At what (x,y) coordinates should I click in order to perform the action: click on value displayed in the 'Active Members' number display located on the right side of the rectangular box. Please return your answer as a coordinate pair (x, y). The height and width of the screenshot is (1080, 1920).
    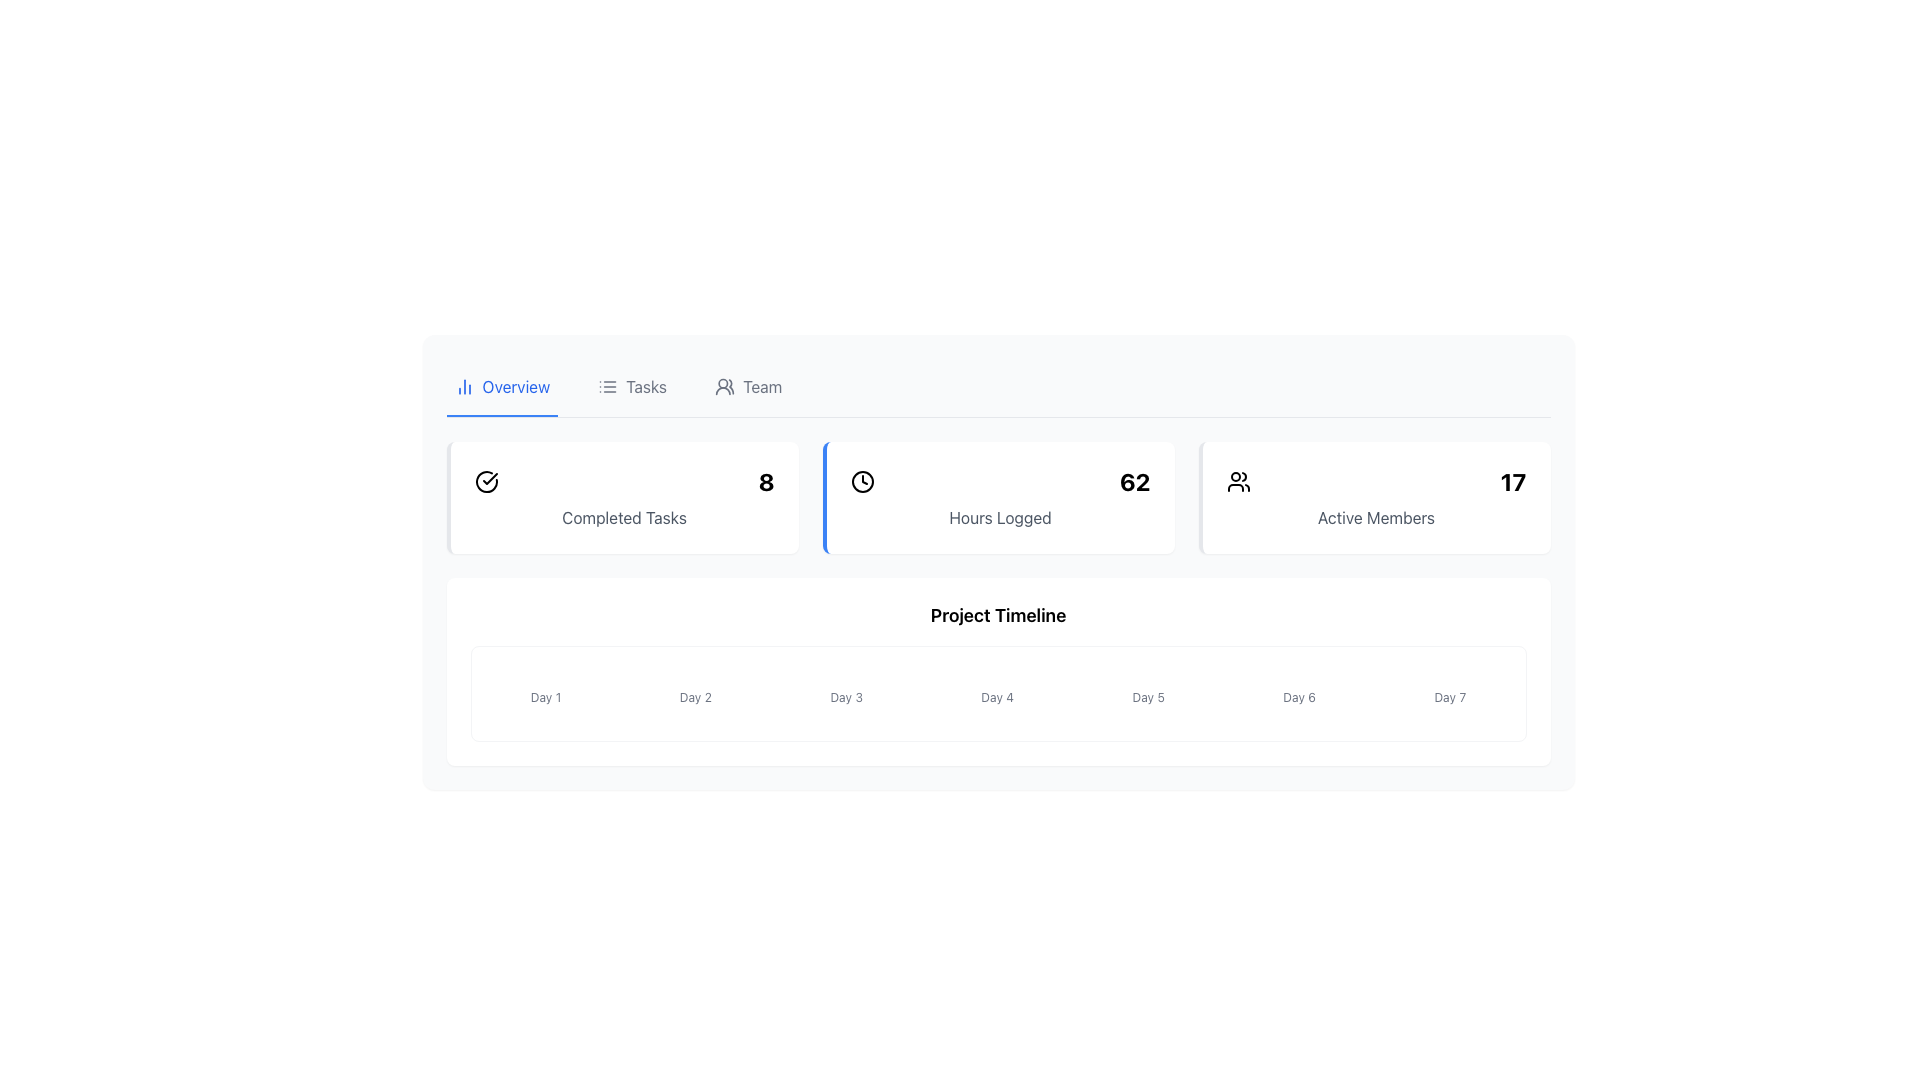
    Looking at the image, I should click on (1375, 482).